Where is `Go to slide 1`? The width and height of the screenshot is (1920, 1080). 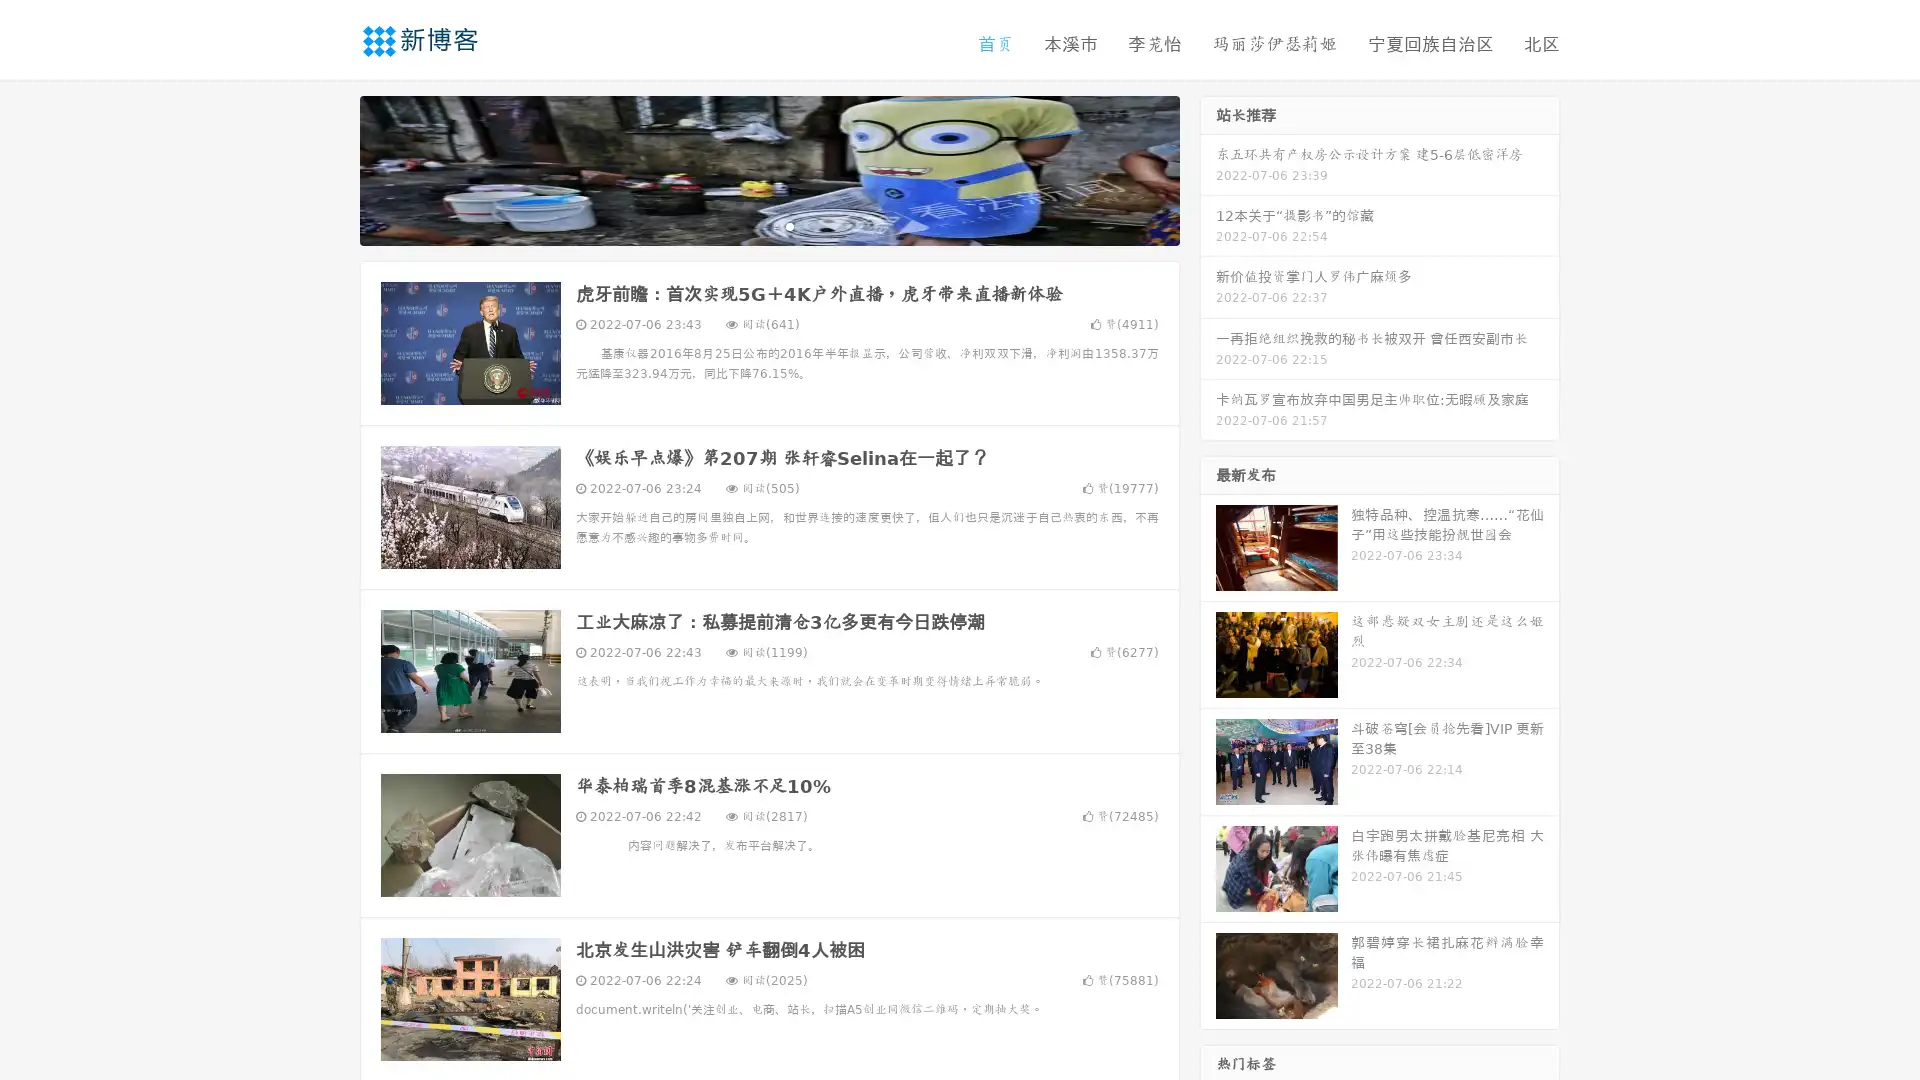
Go to slide 1 is located at coordinates (748, 225).